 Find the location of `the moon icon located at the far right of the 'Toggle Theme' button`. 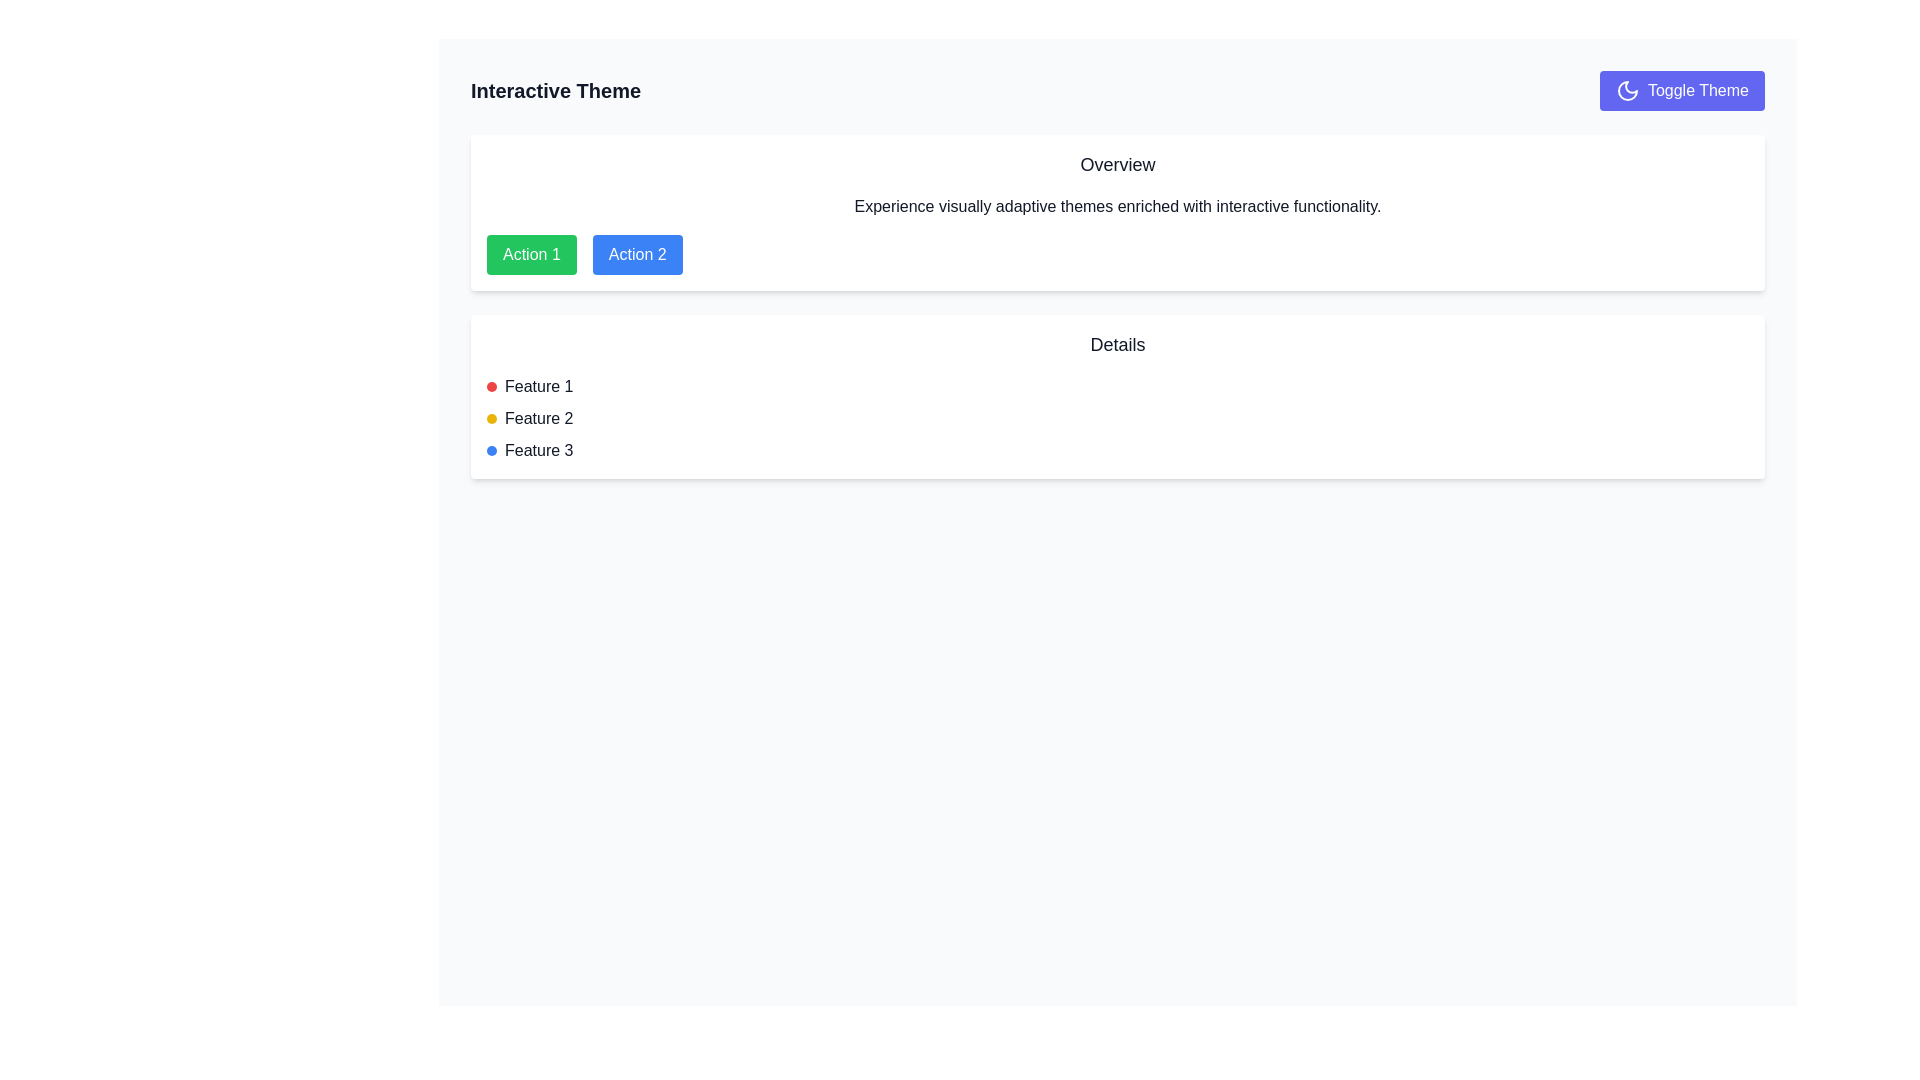

the moon icon located at the far right of the 'Toggle Theme' button is located at coordinates (1627, 91).